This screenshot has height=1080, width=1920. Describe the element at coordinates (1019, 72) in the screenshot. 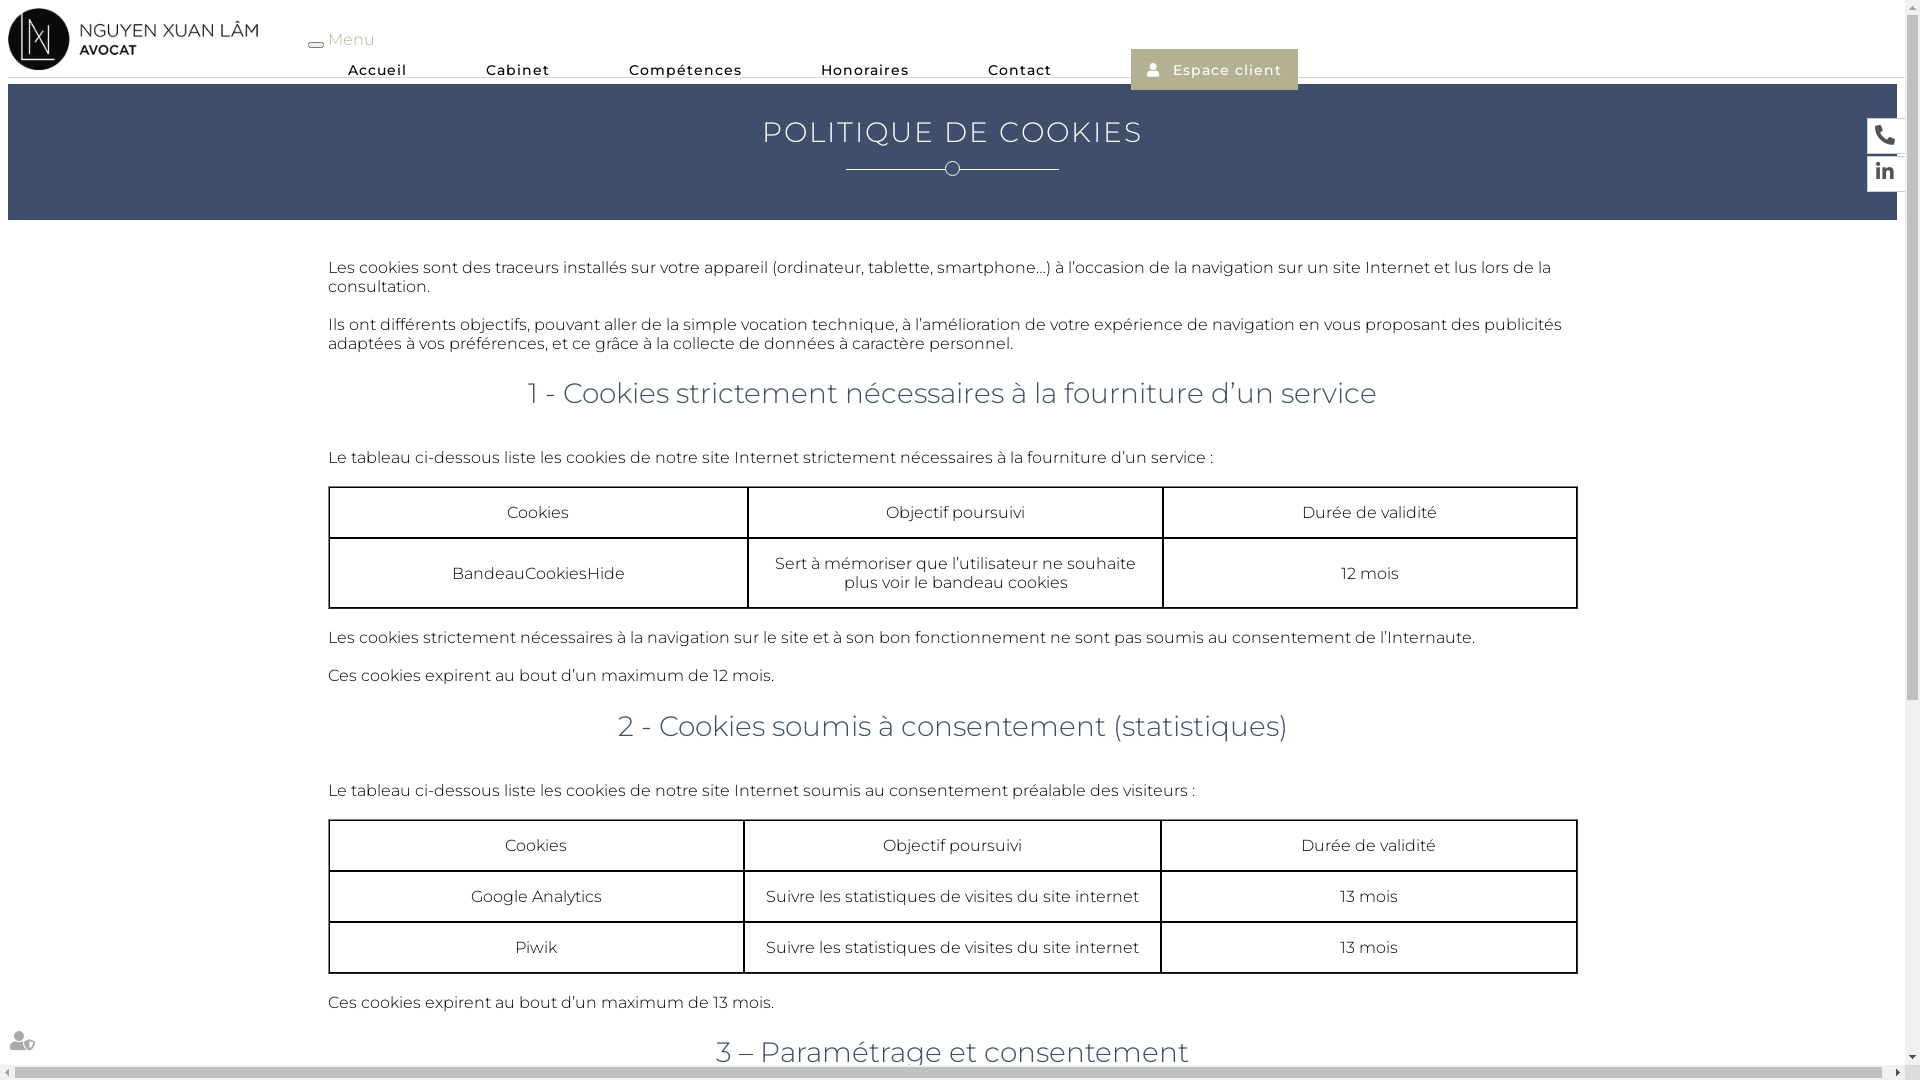

I see `'Contact'` at that location.